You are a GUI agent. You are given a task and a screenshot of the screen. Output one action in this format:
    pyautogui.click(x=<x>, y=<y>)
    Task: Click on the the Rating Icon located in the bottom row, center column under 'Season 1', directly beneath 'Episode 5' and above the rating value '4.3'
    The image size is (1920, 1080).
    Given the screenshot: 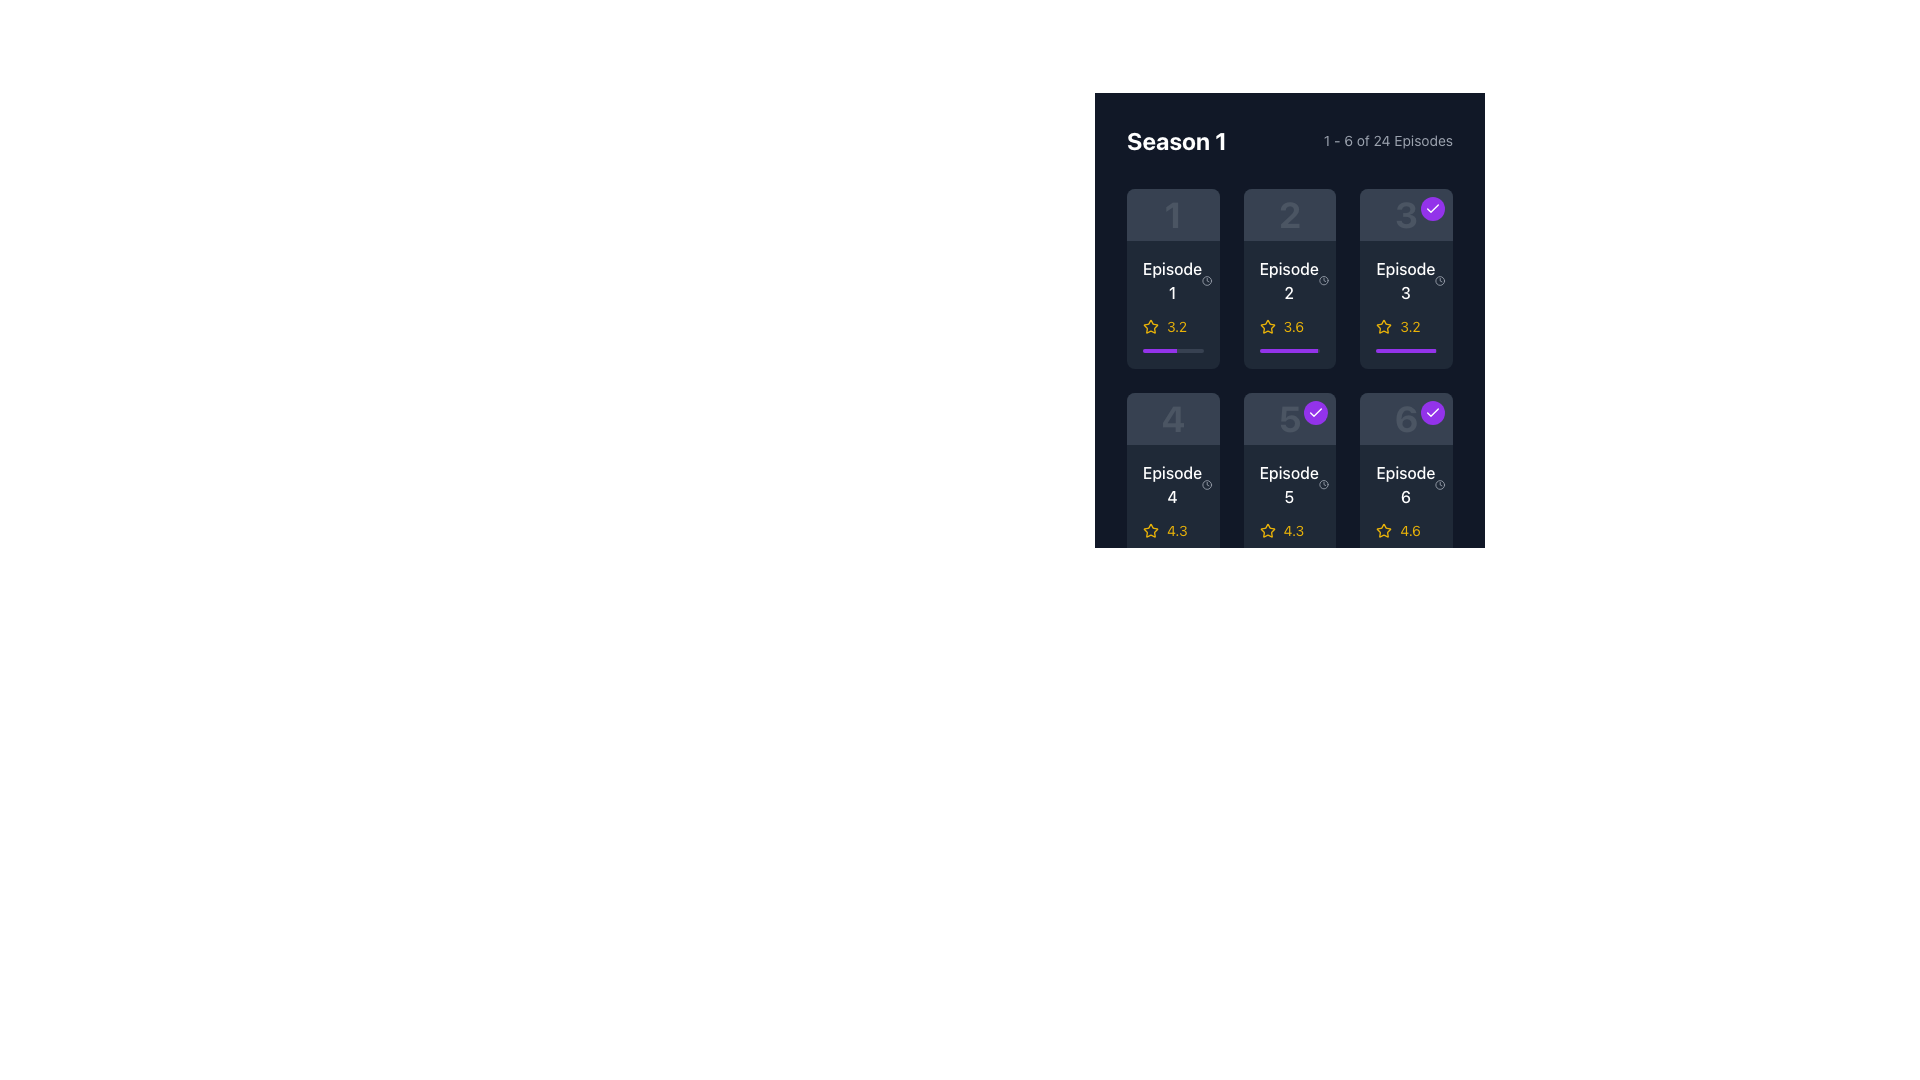 What is the action you would take?
    pyautogui.click(x=1266, y=529)
    